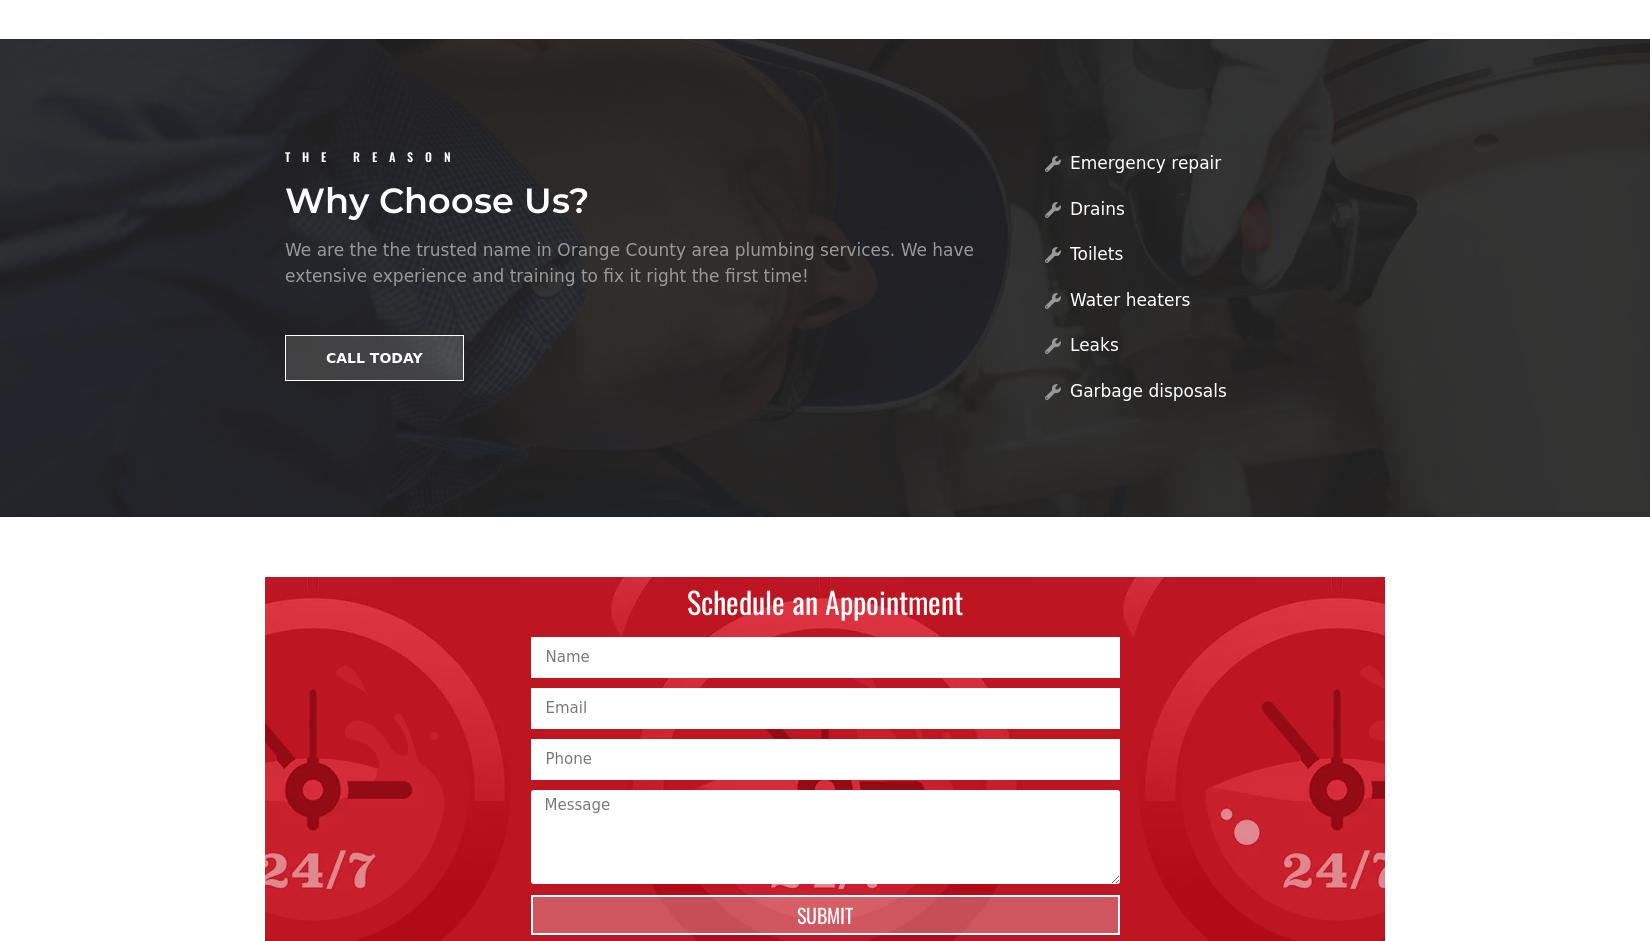 The height and width of the screenshot is (941, 1650). What do you see at coordinates (825, 912) in the screenshot?
I see `'SUBMIT'` at bounding box center [825, 912].